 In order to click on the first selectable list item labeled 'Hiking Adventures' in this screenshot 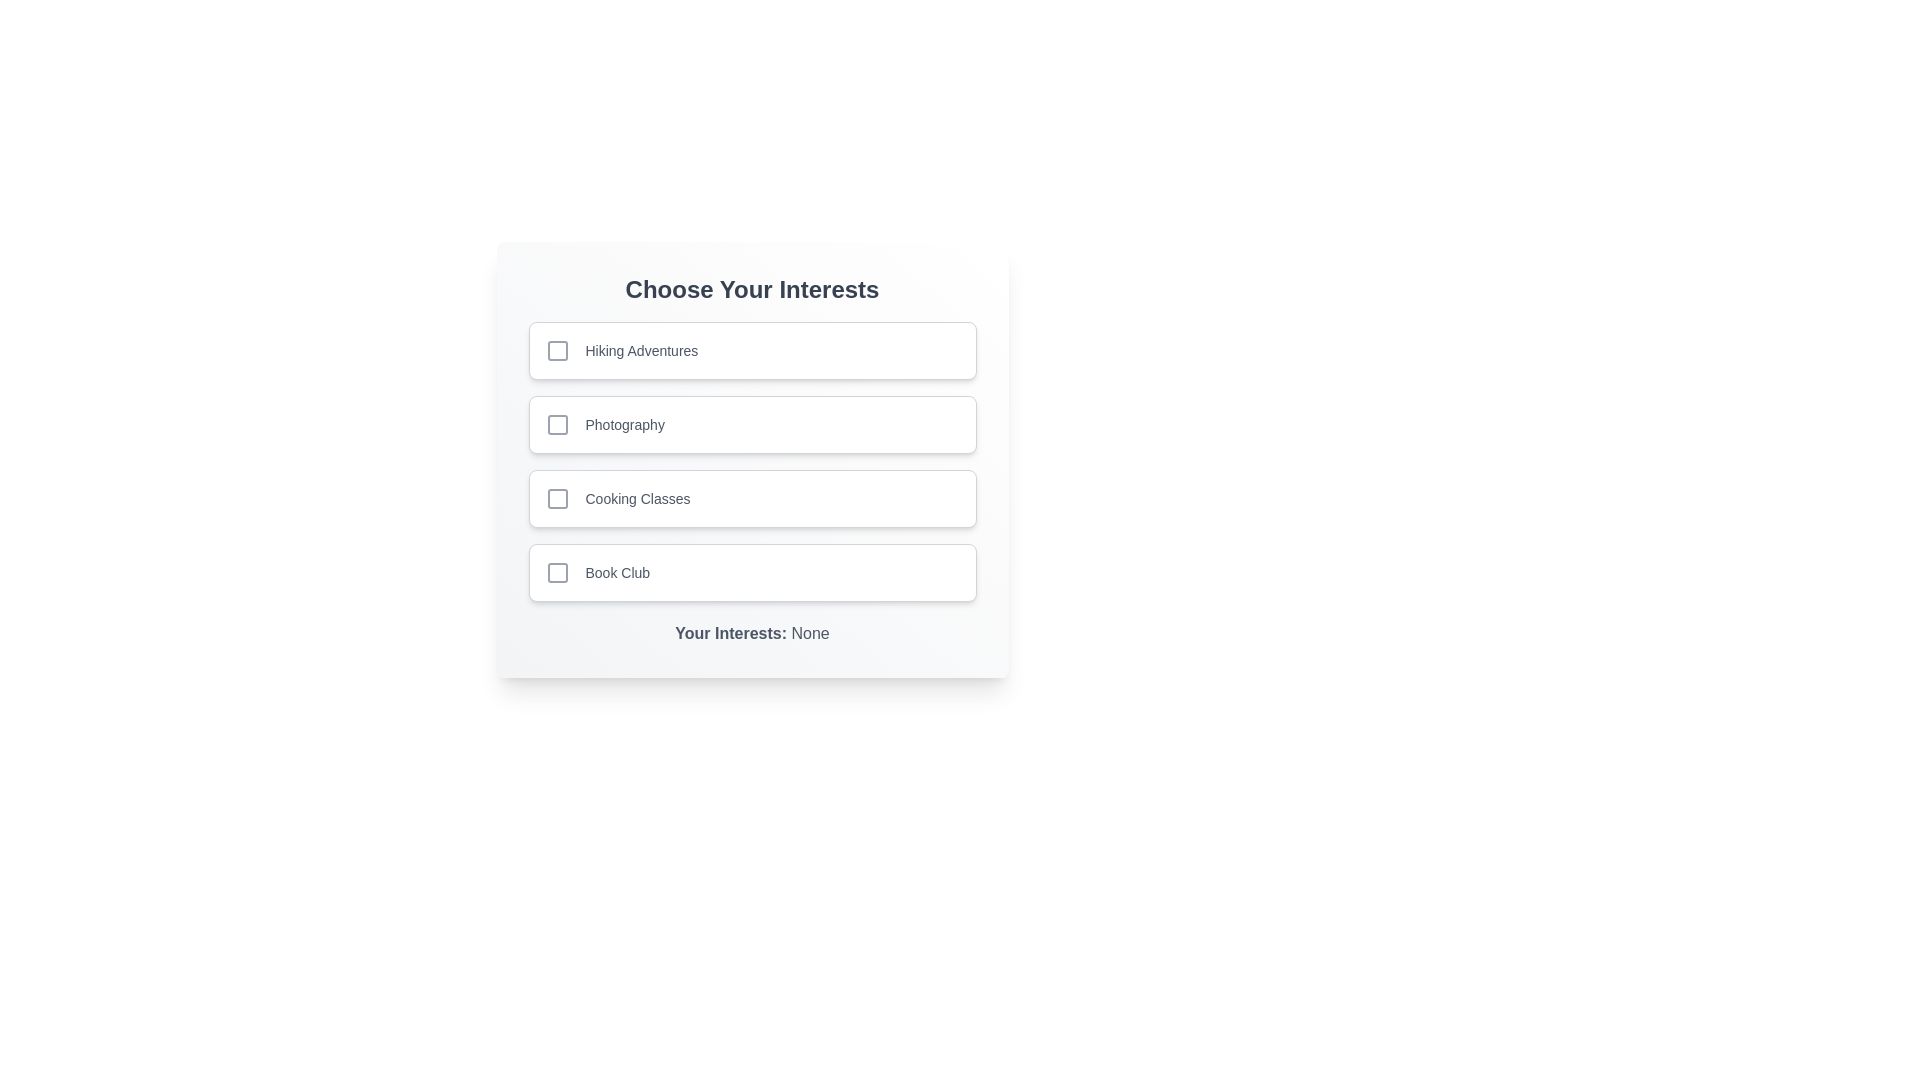, I will do `click(751, 350)`.